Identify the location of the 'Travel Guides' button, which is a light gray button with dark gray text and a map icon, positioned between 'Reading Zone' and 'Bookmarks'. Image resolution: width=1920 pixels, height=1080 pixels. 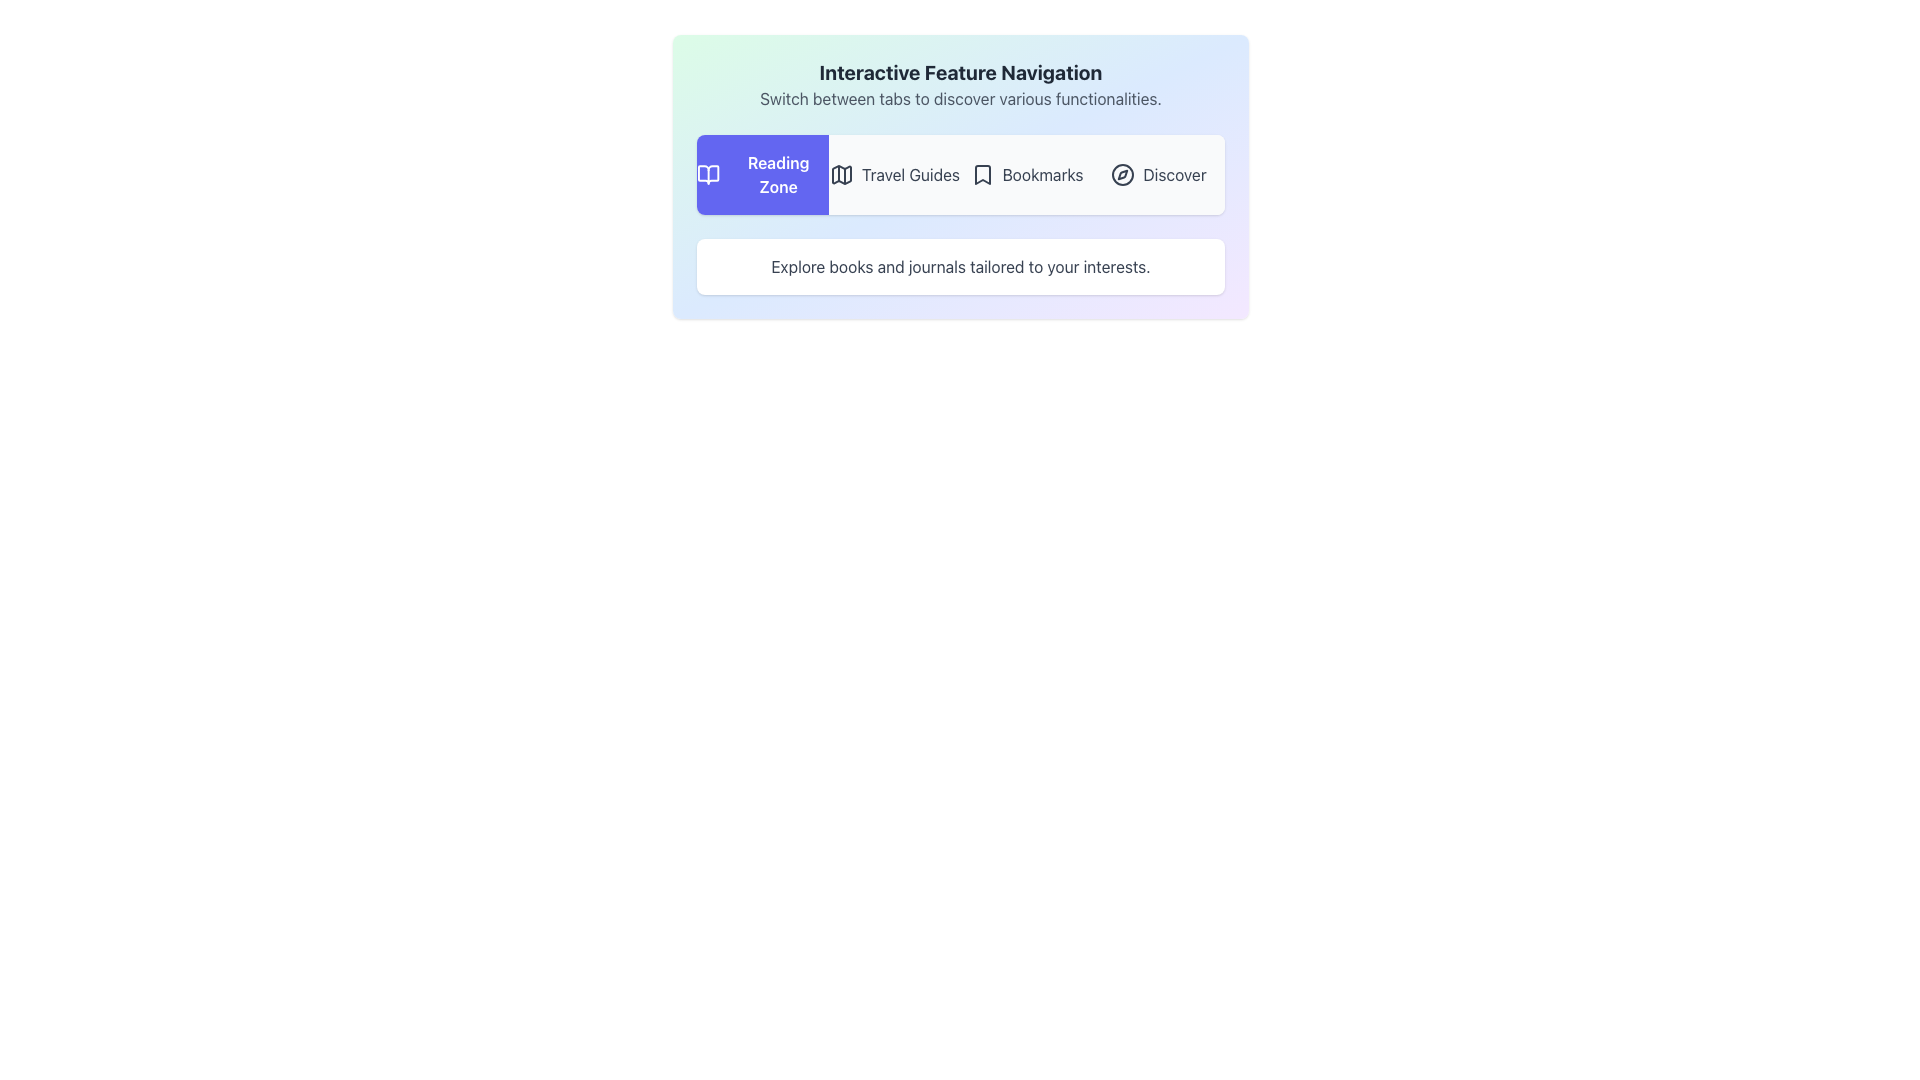
(893, 173).